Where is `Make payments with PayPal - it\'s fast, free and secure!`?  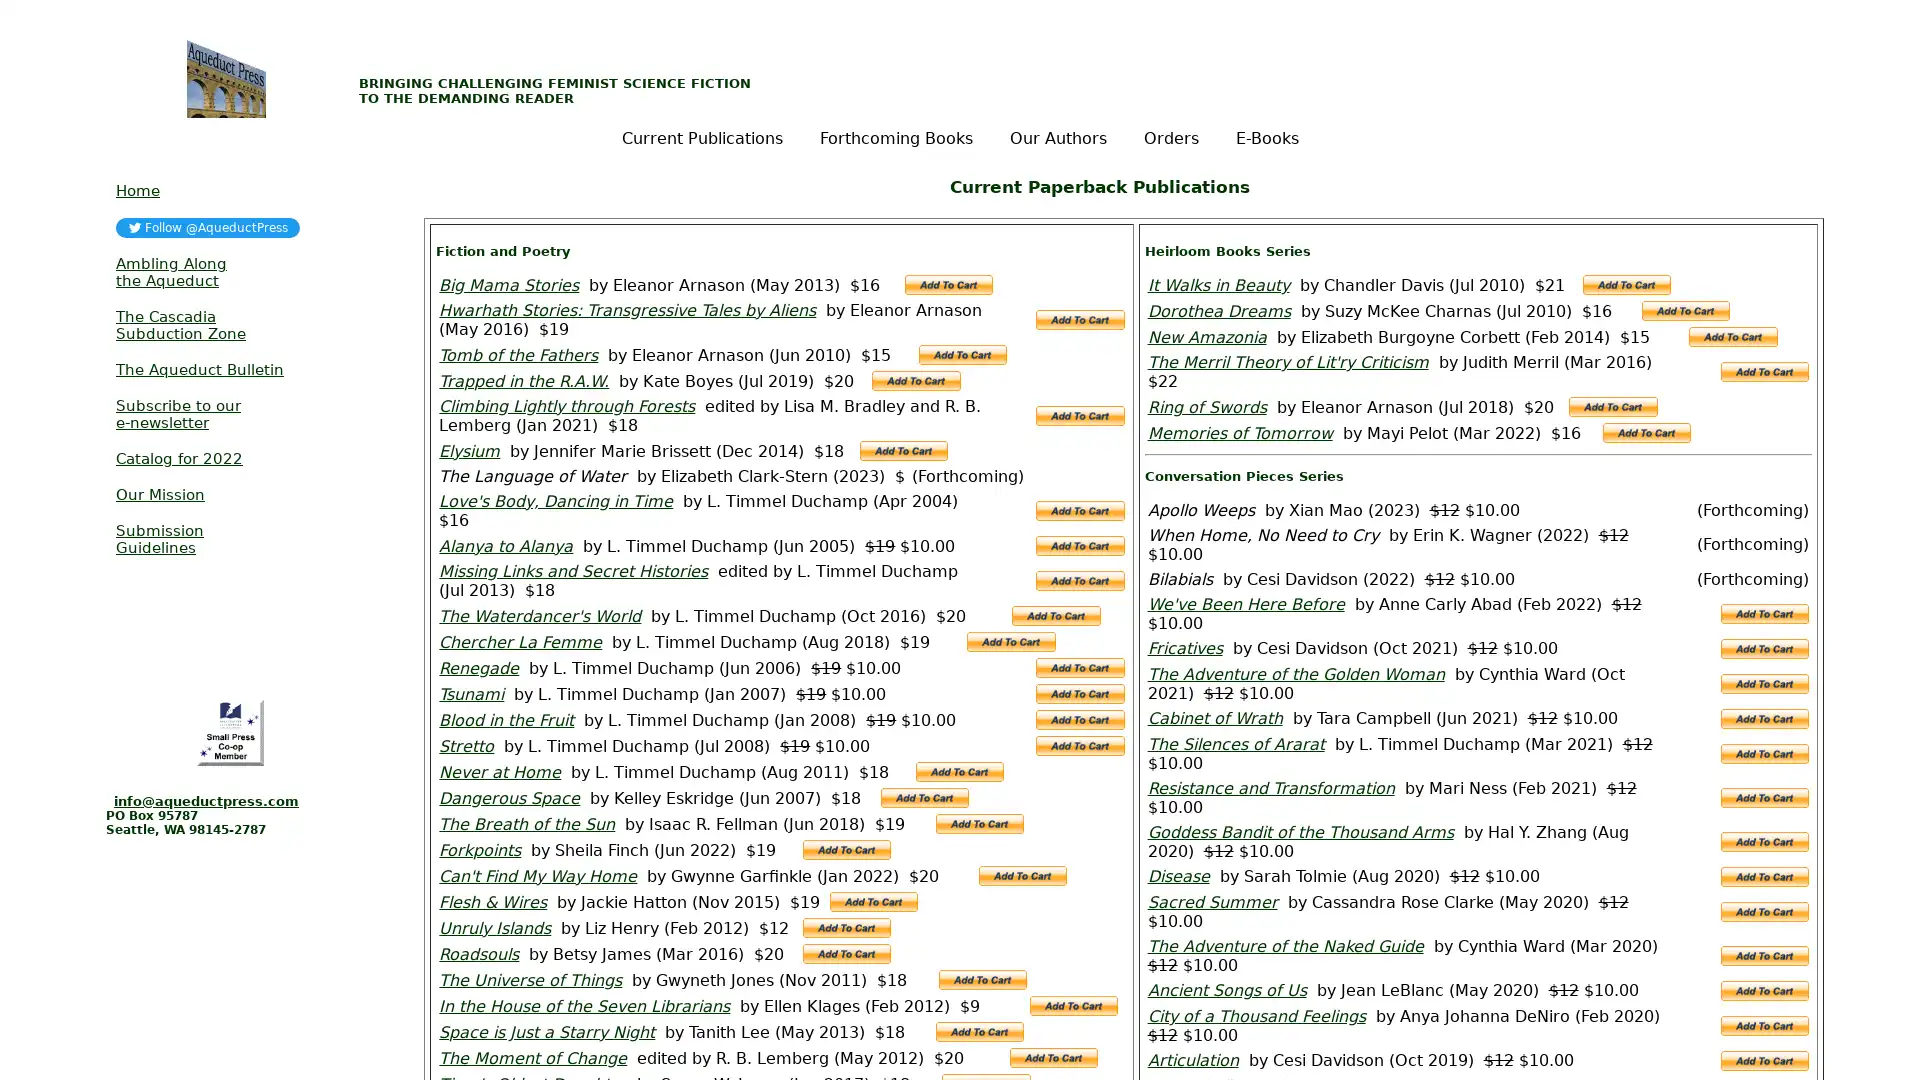 Make payments with PayPal - it\'s fast, free and secure! is located at coordinates (1764, 716).